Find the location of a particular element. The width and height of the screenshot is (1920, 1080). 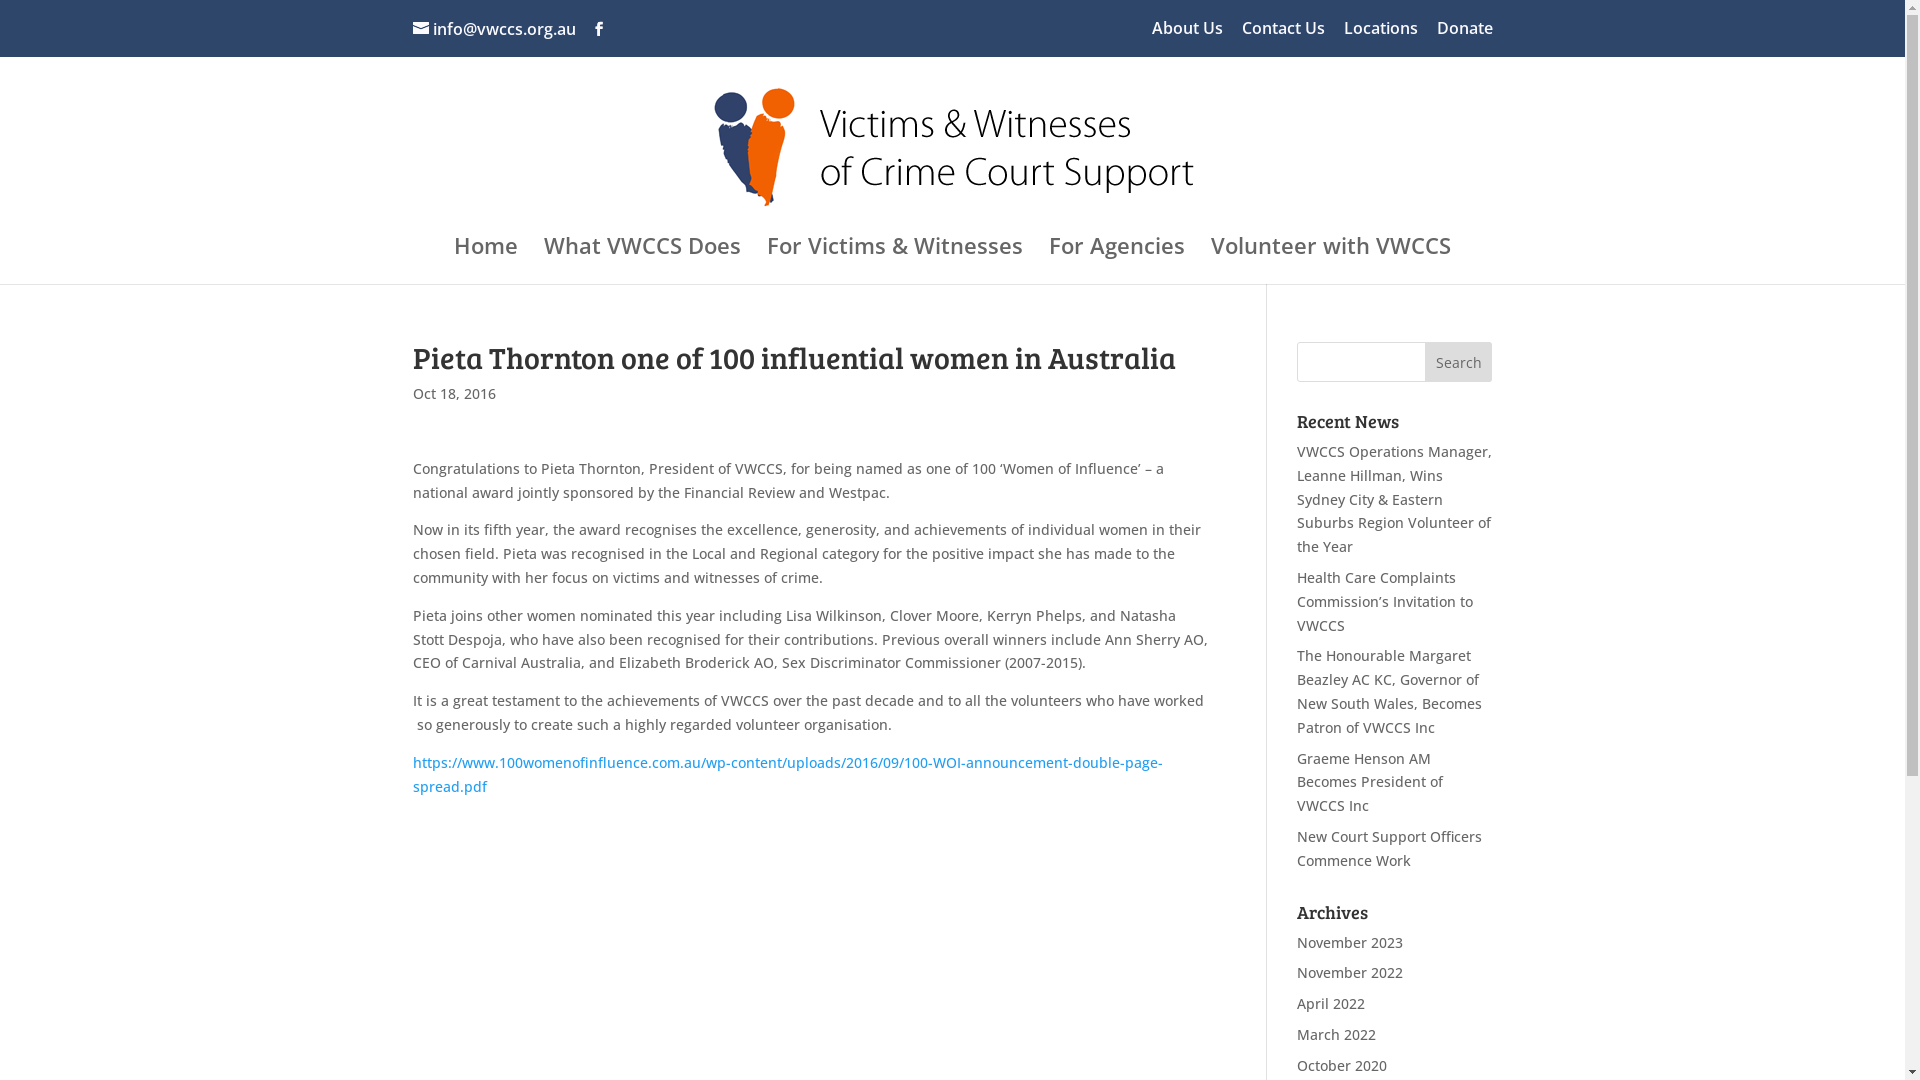

'Donate' is located at coordinates (1464, 34).